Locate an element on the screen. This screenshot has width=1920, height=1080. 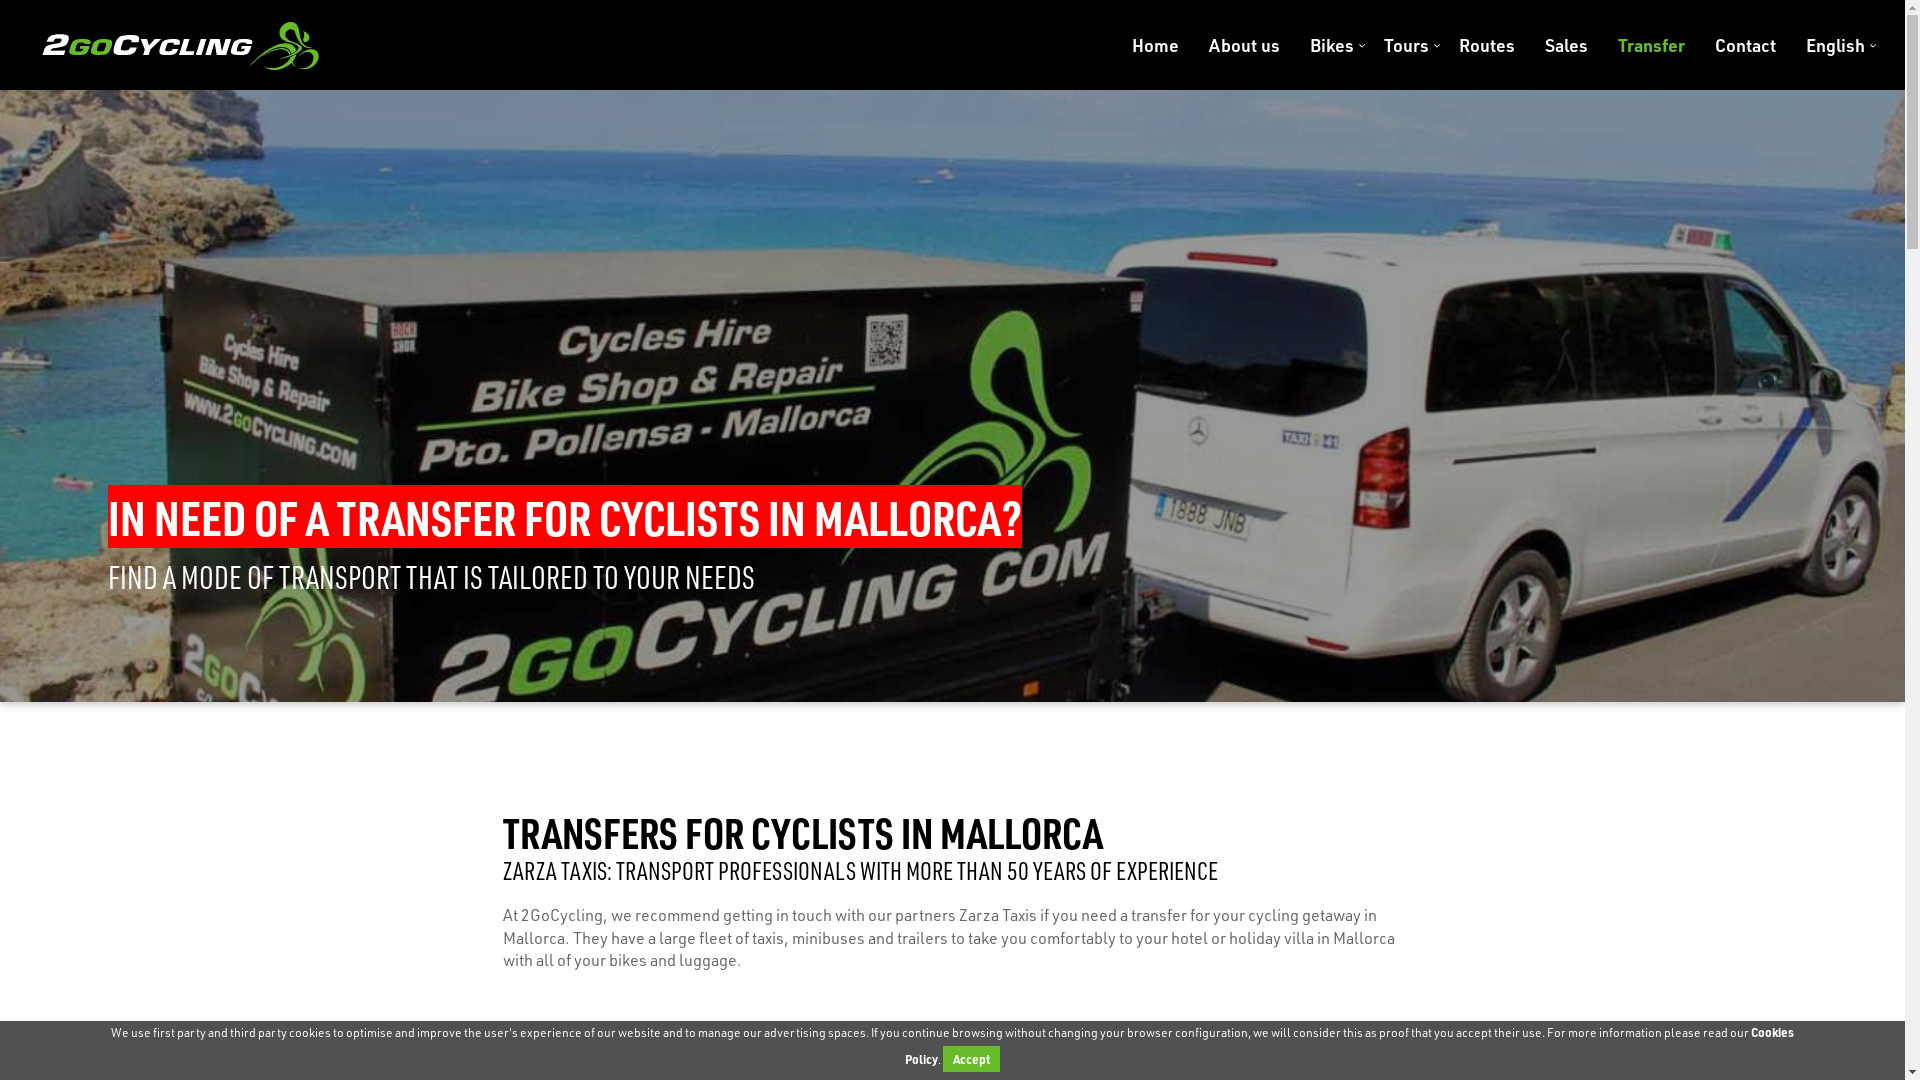
'Transfer' is located at coordinates (1651, 45).